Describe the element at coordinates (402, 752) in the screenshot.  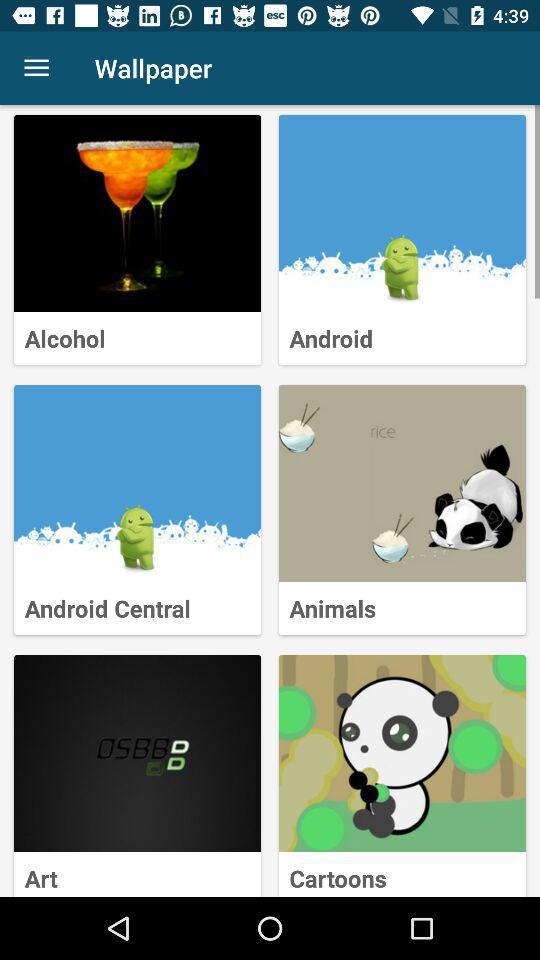
I see `cartoon selection` at that location.